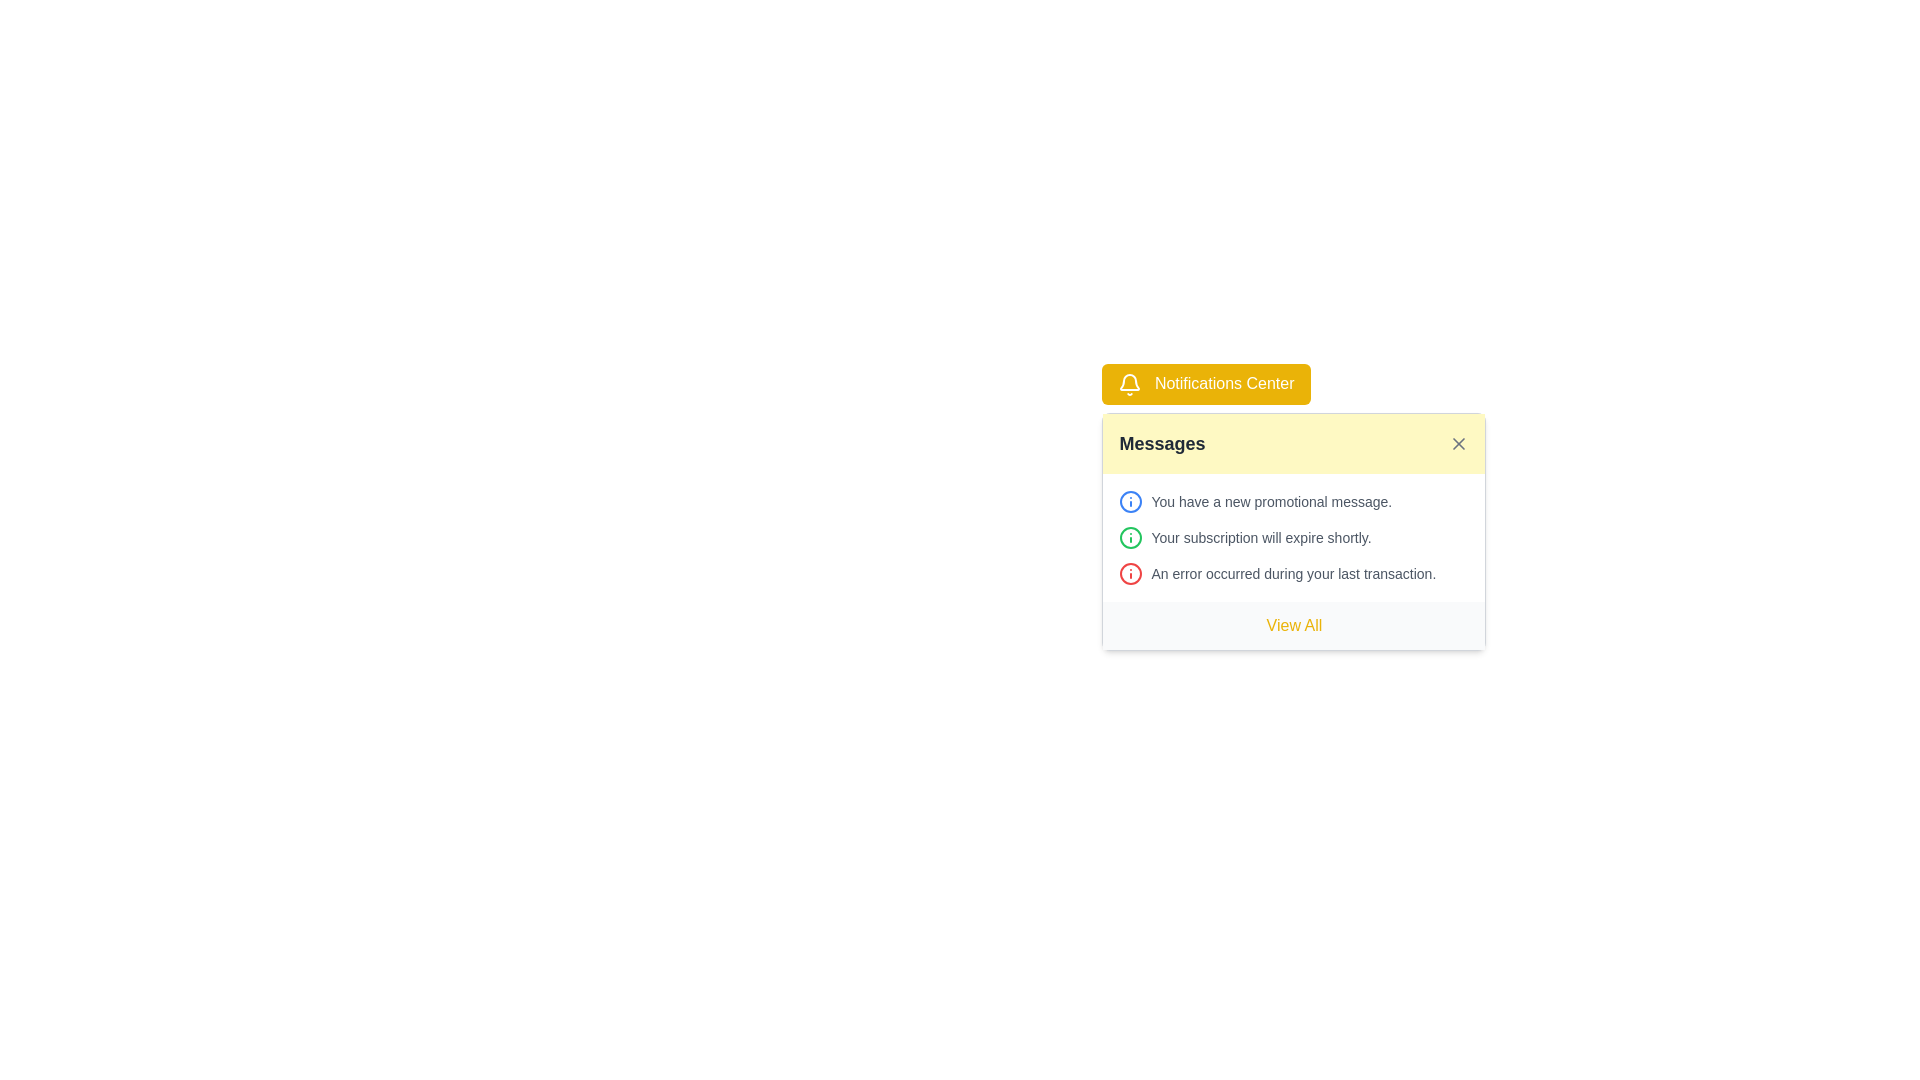 The height and width of the screenshot is (1080, 1920). I want to click on the information icon located to the left of the text 'Your subscription will expire shortly.' within the notification card under the 'Messages' section, so click(1131, 536).